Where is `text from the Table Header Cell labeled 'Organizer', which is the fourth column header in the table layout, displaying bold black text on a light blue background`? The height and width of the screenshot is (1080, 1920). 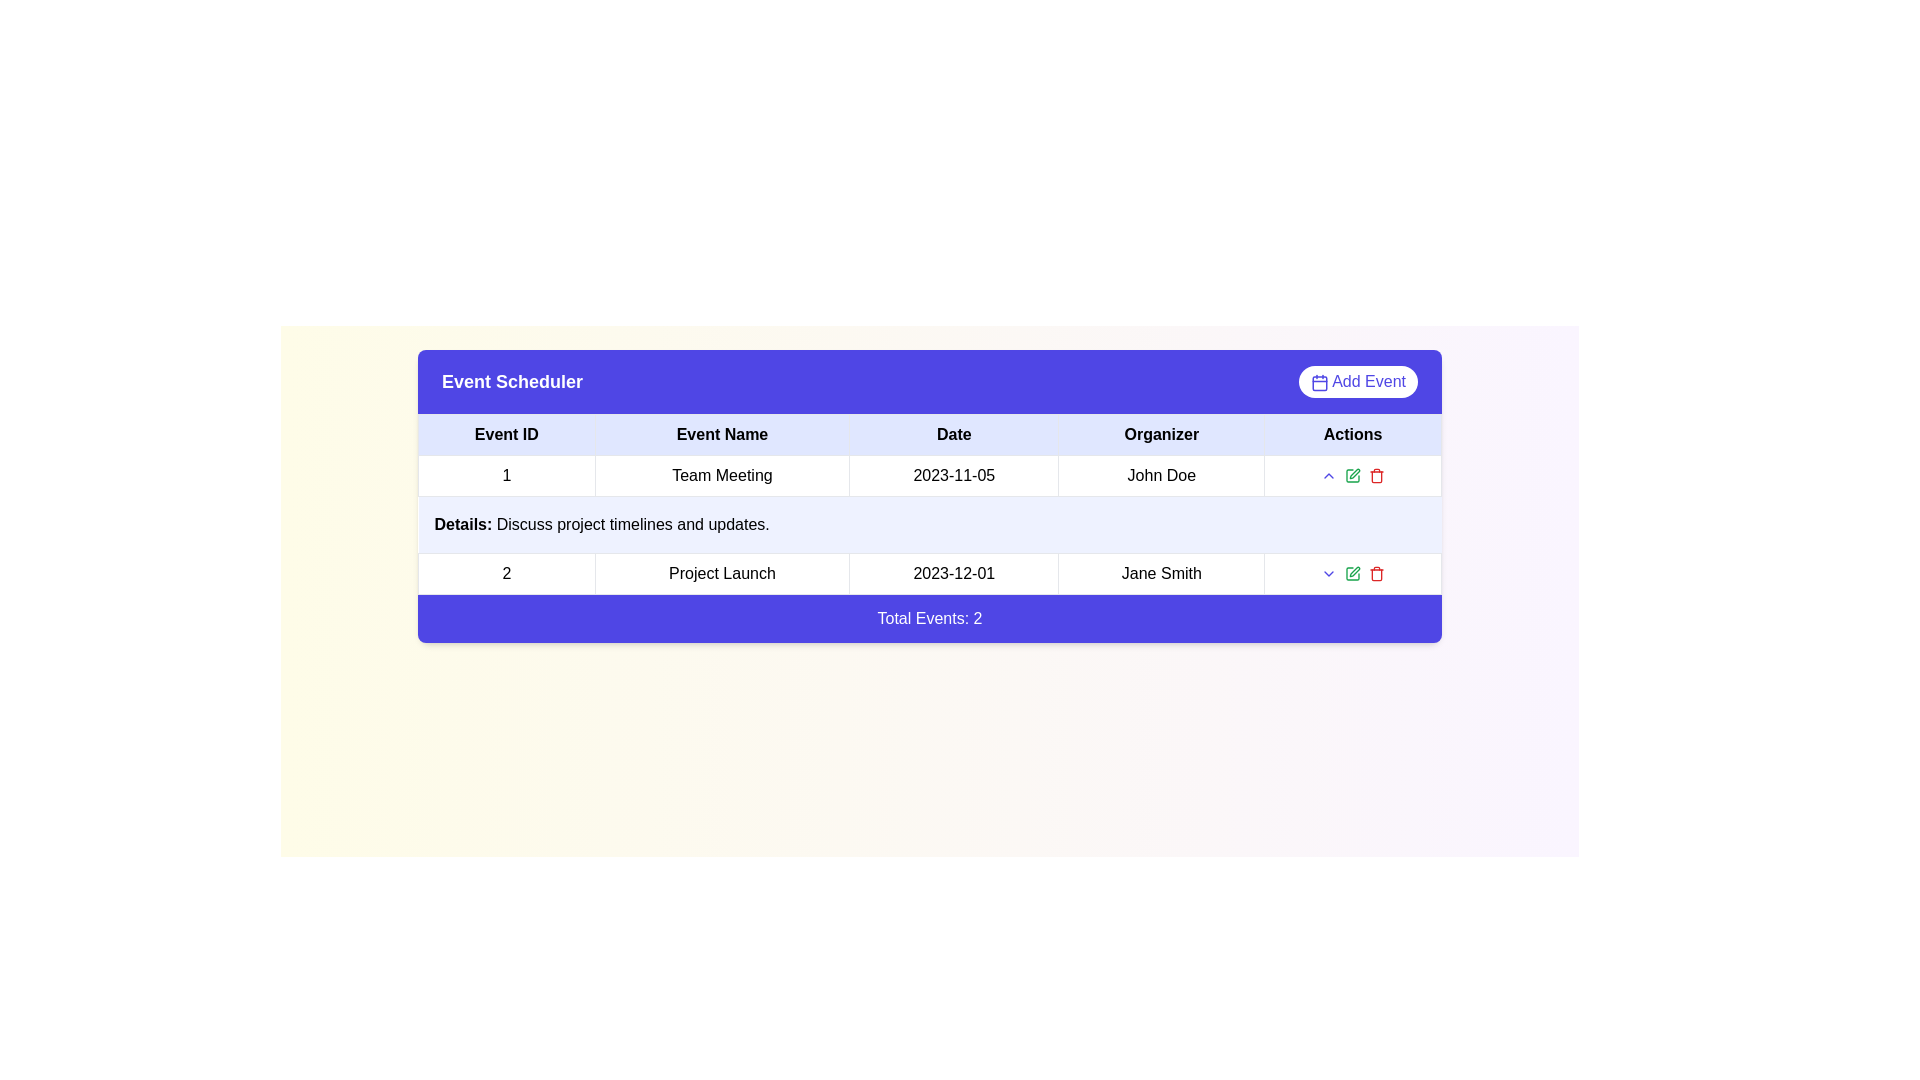 text from the Table Header Cell labeled 'Organizer', which is the fourth column header in the table layout, displaying bold black text on a light blue background is located at coordinates (1161, 434).